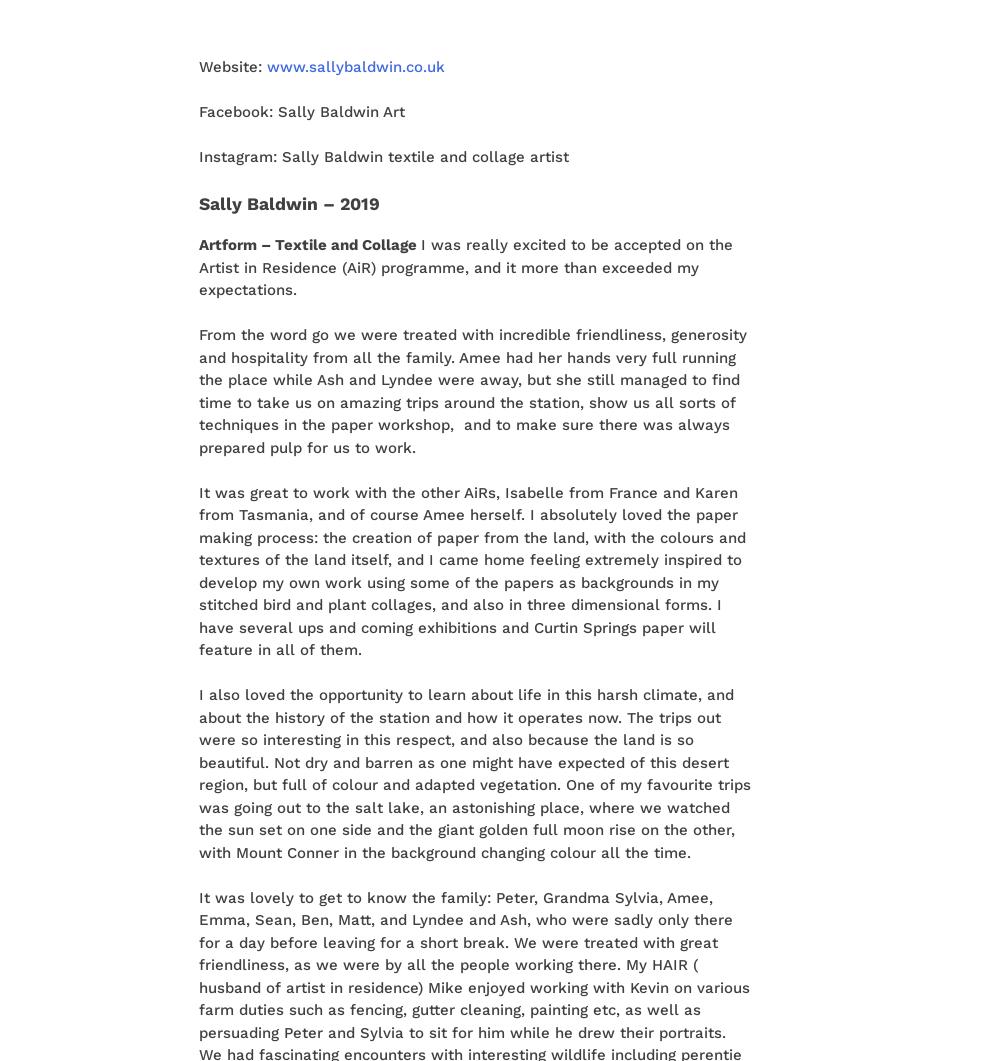  What do you see at coordinates (310, 243) in the screenshot?
I see `'Artform – Textile and Collage'` at bounding box center [310, 243].